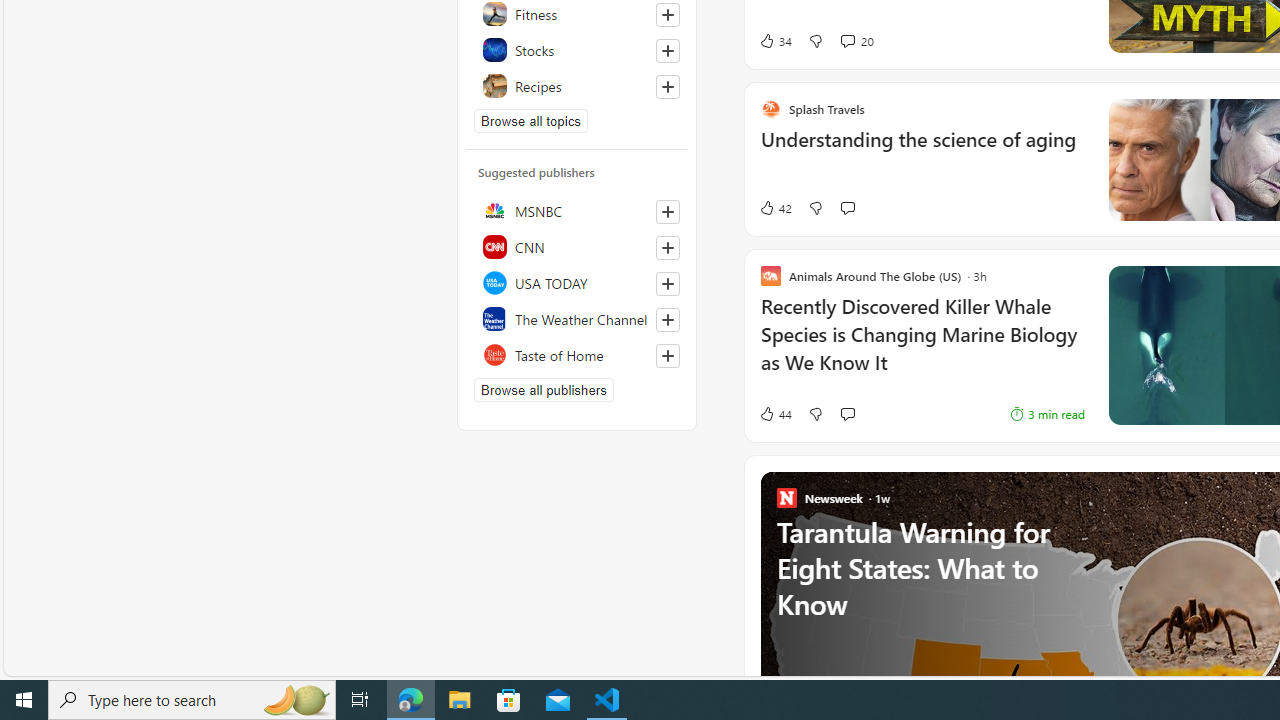 The height and width of the screenshot is (720, 1280). What do you see at coordinates (668, 355) in the screenshot?
I see `'Follow this source'` at bounding box center [668, 355].